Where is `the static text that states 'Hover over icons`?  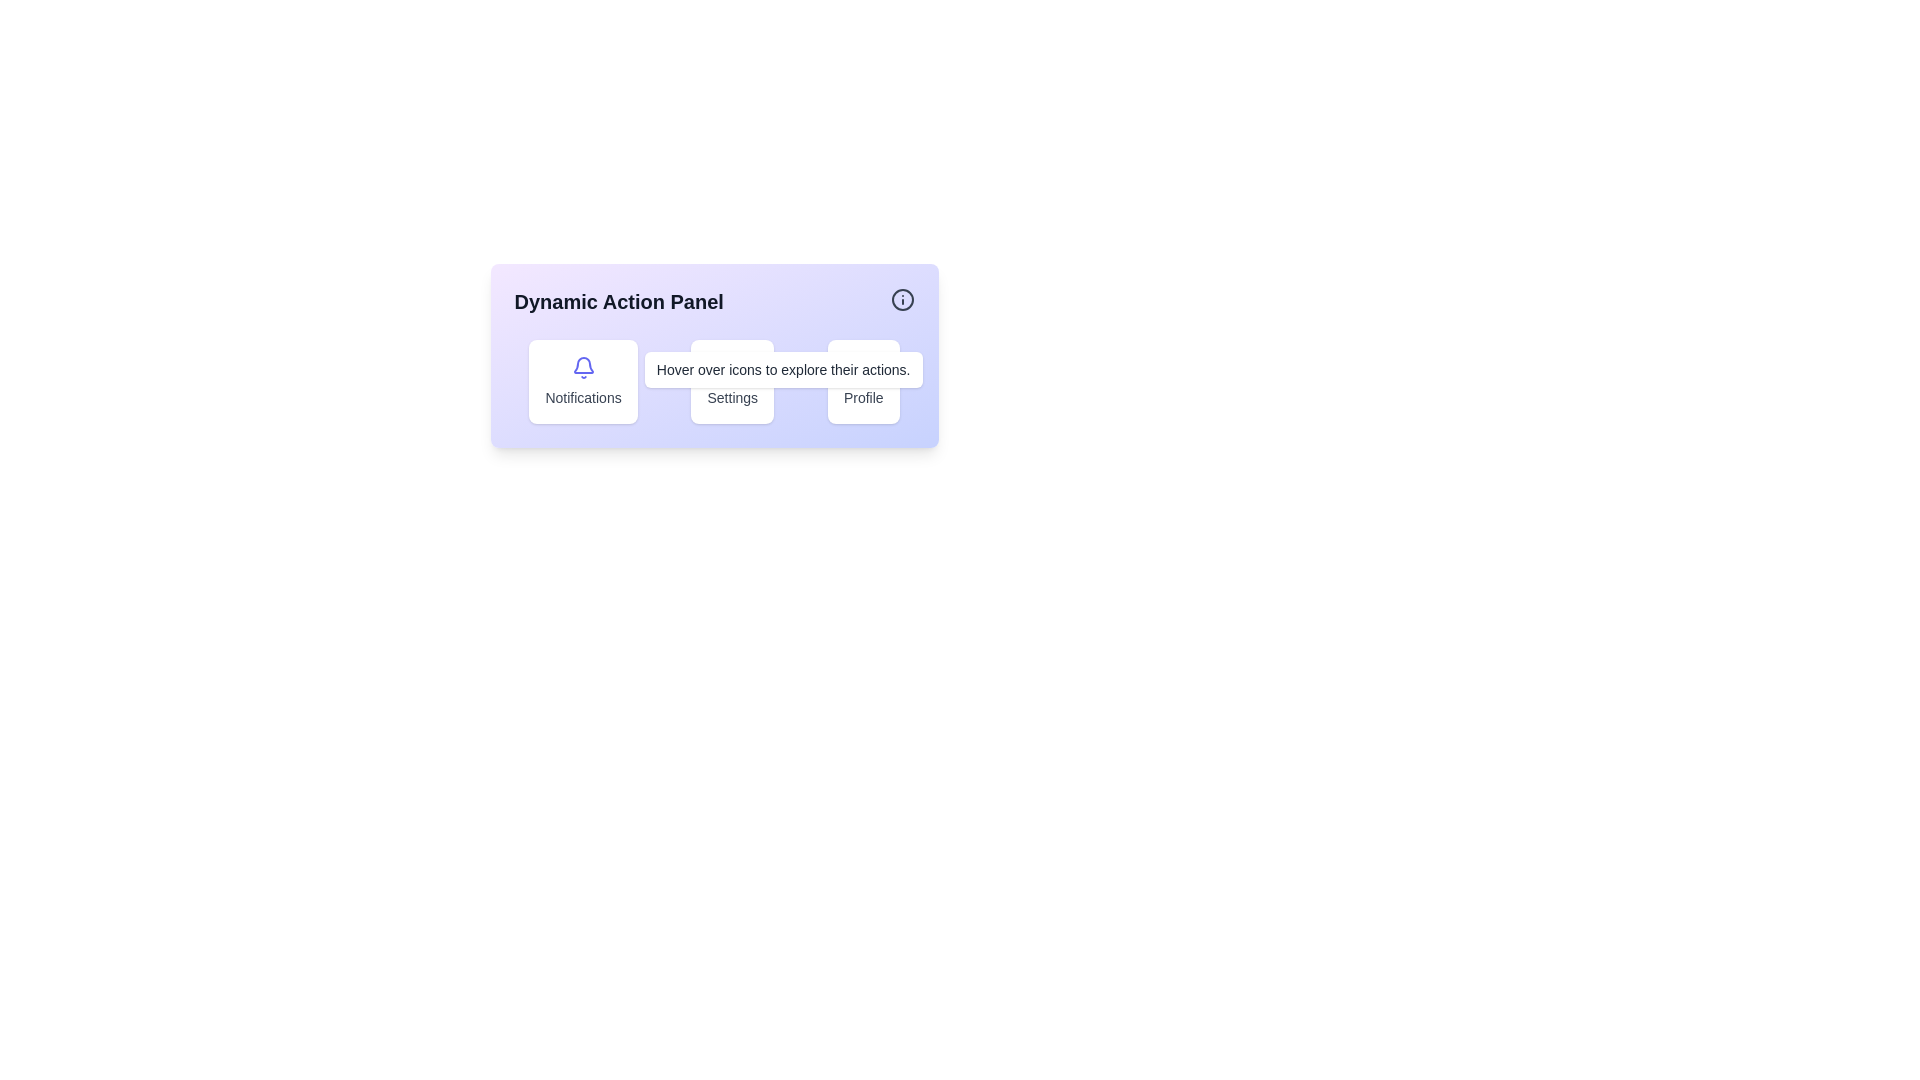
the static text that states 'Hover over icons is located at coordinates (782, 370).